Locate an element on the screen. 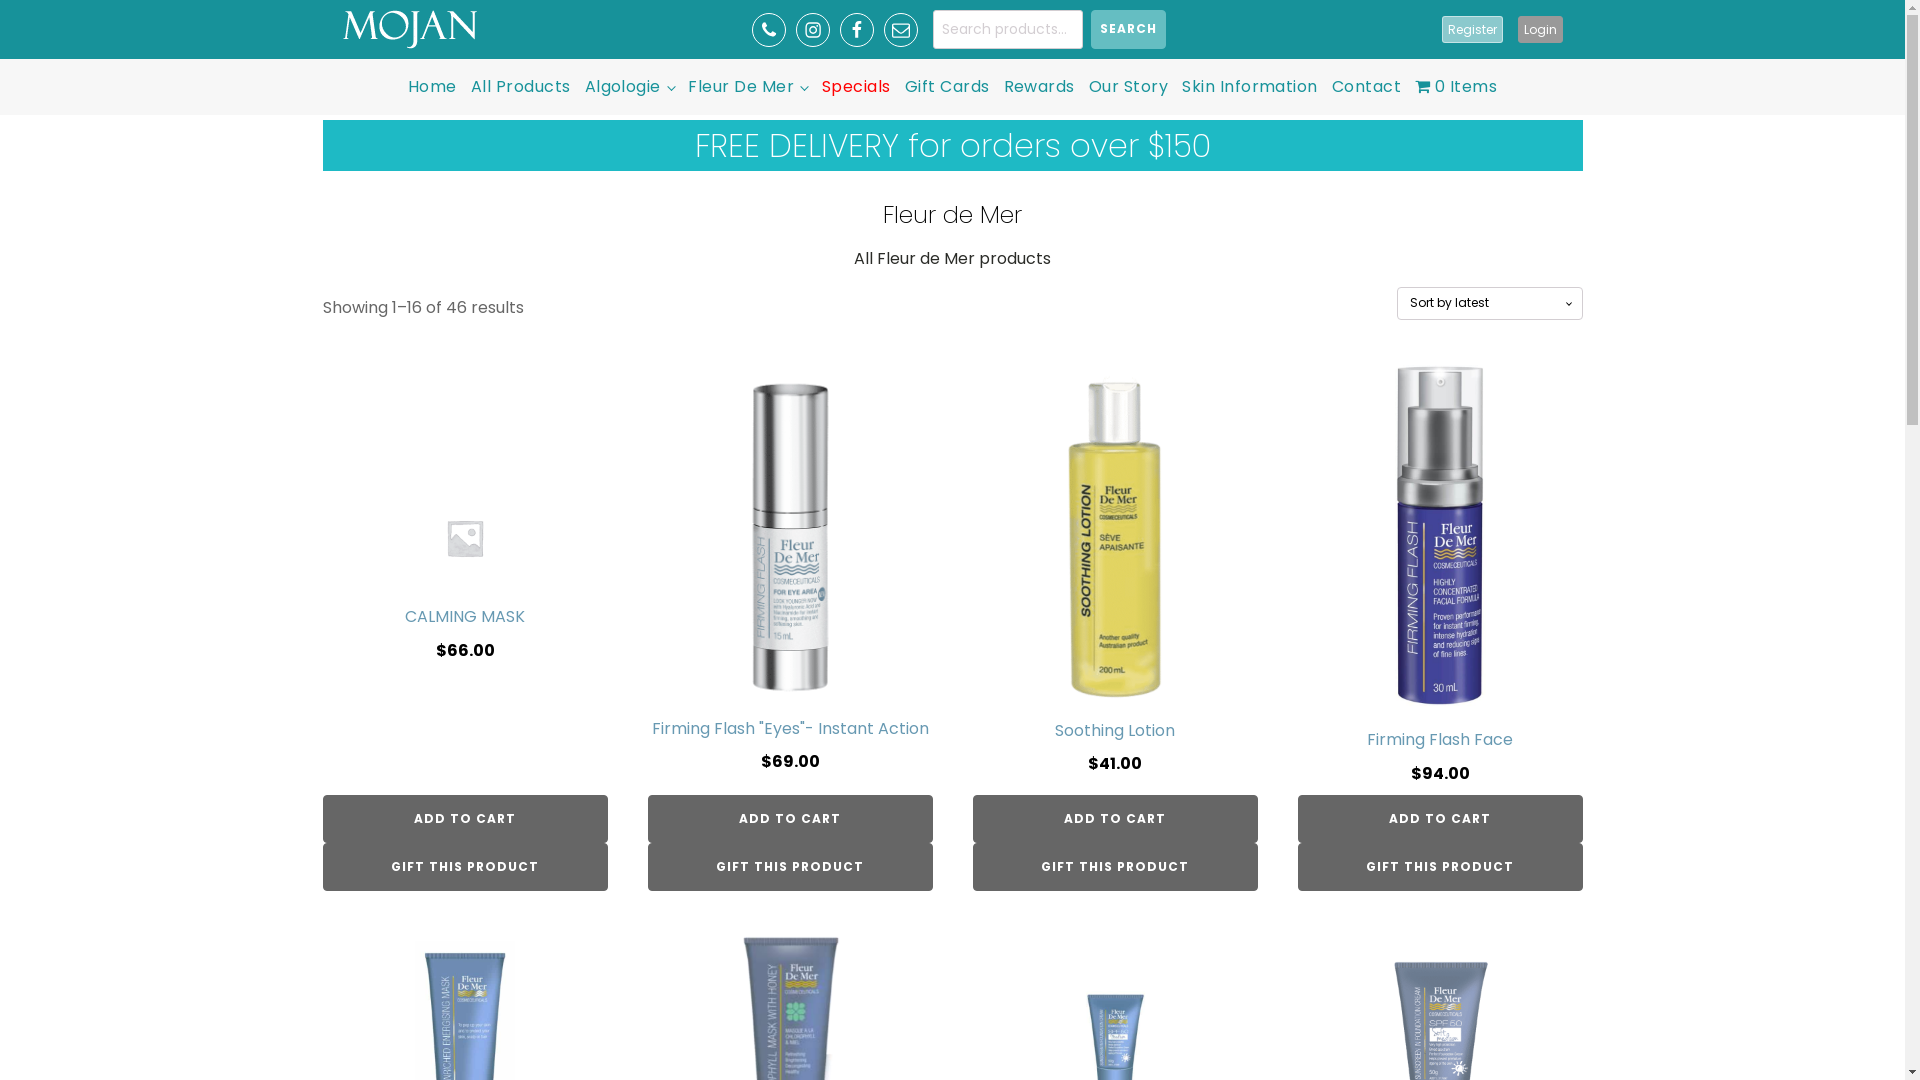 This screenshot has width=1920, height=1080. 'Skin Information' is located at coordinates (1248, 86).